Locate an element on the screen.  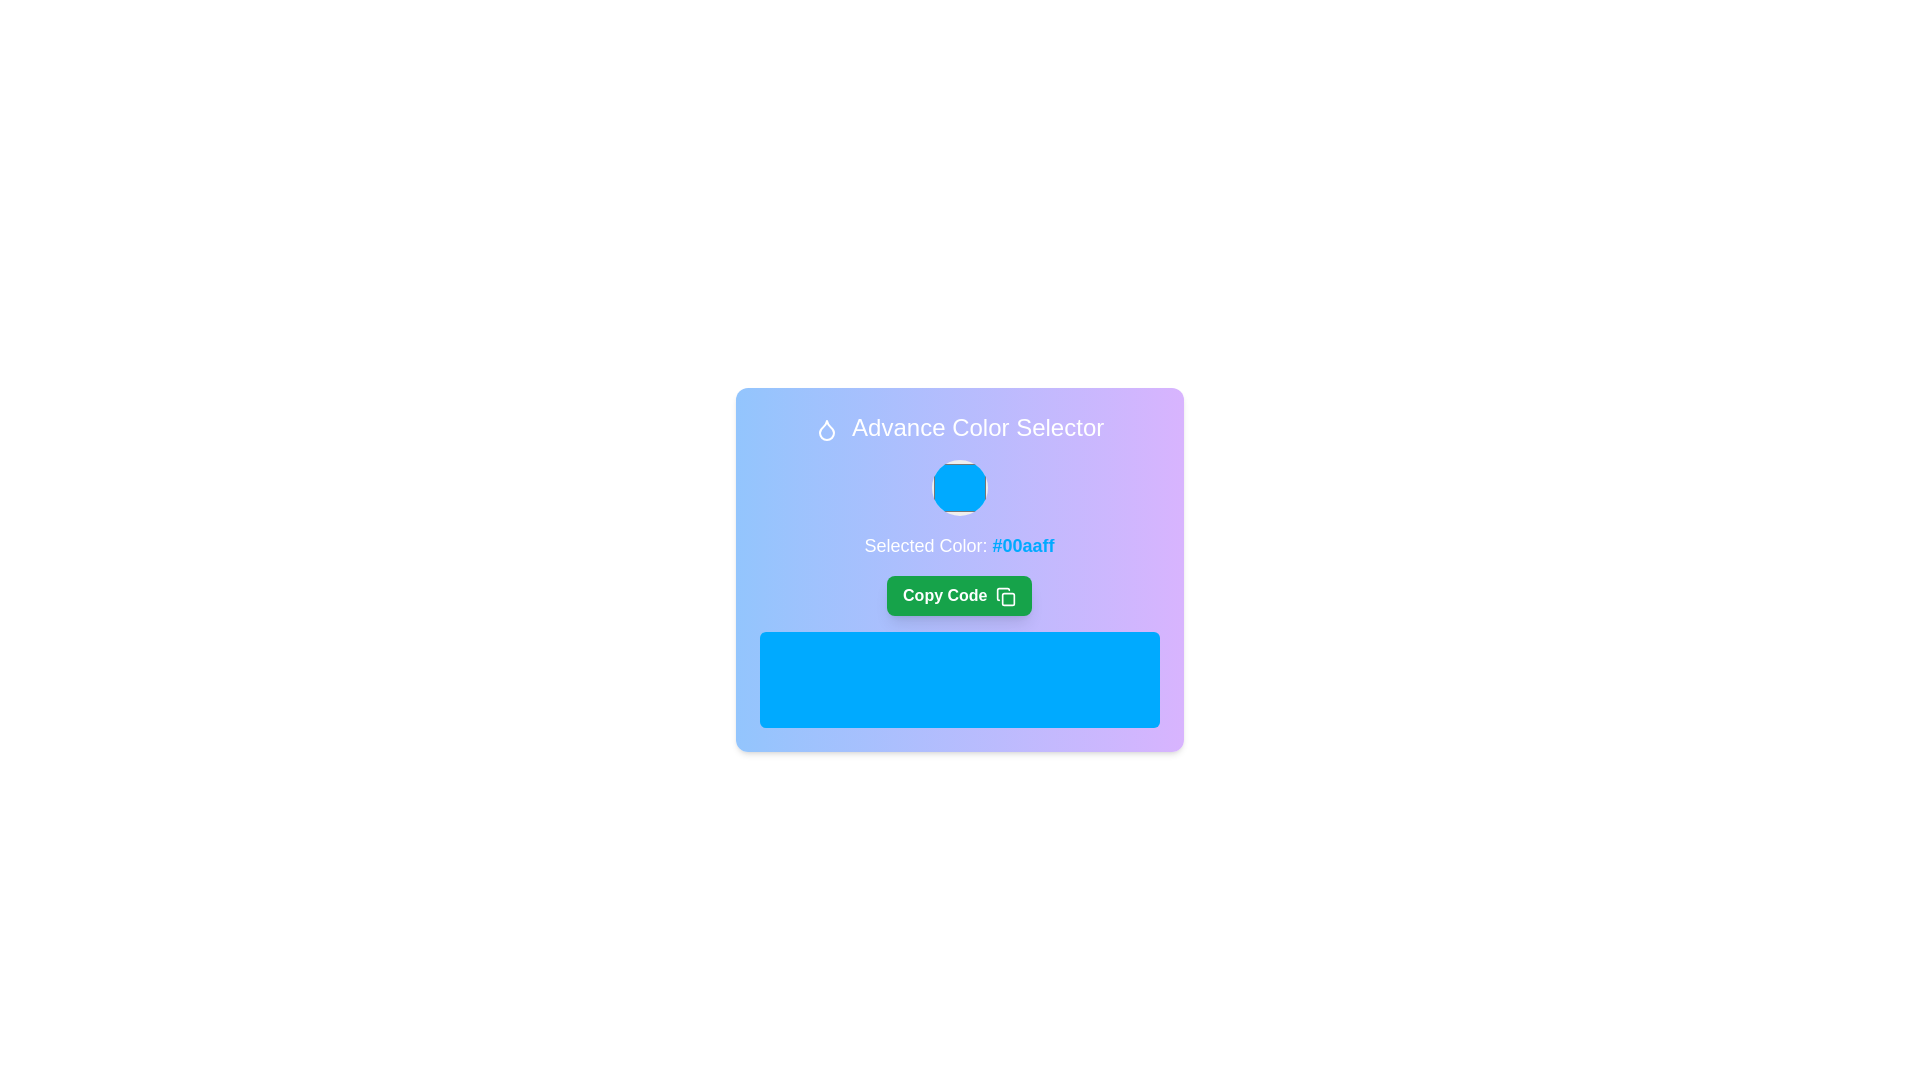
the text label that displays the currently selected color's name and hexadecimal code, which is located below the circular color preview and above the green 'Copy Code' button is located at coordinates (958, 546).